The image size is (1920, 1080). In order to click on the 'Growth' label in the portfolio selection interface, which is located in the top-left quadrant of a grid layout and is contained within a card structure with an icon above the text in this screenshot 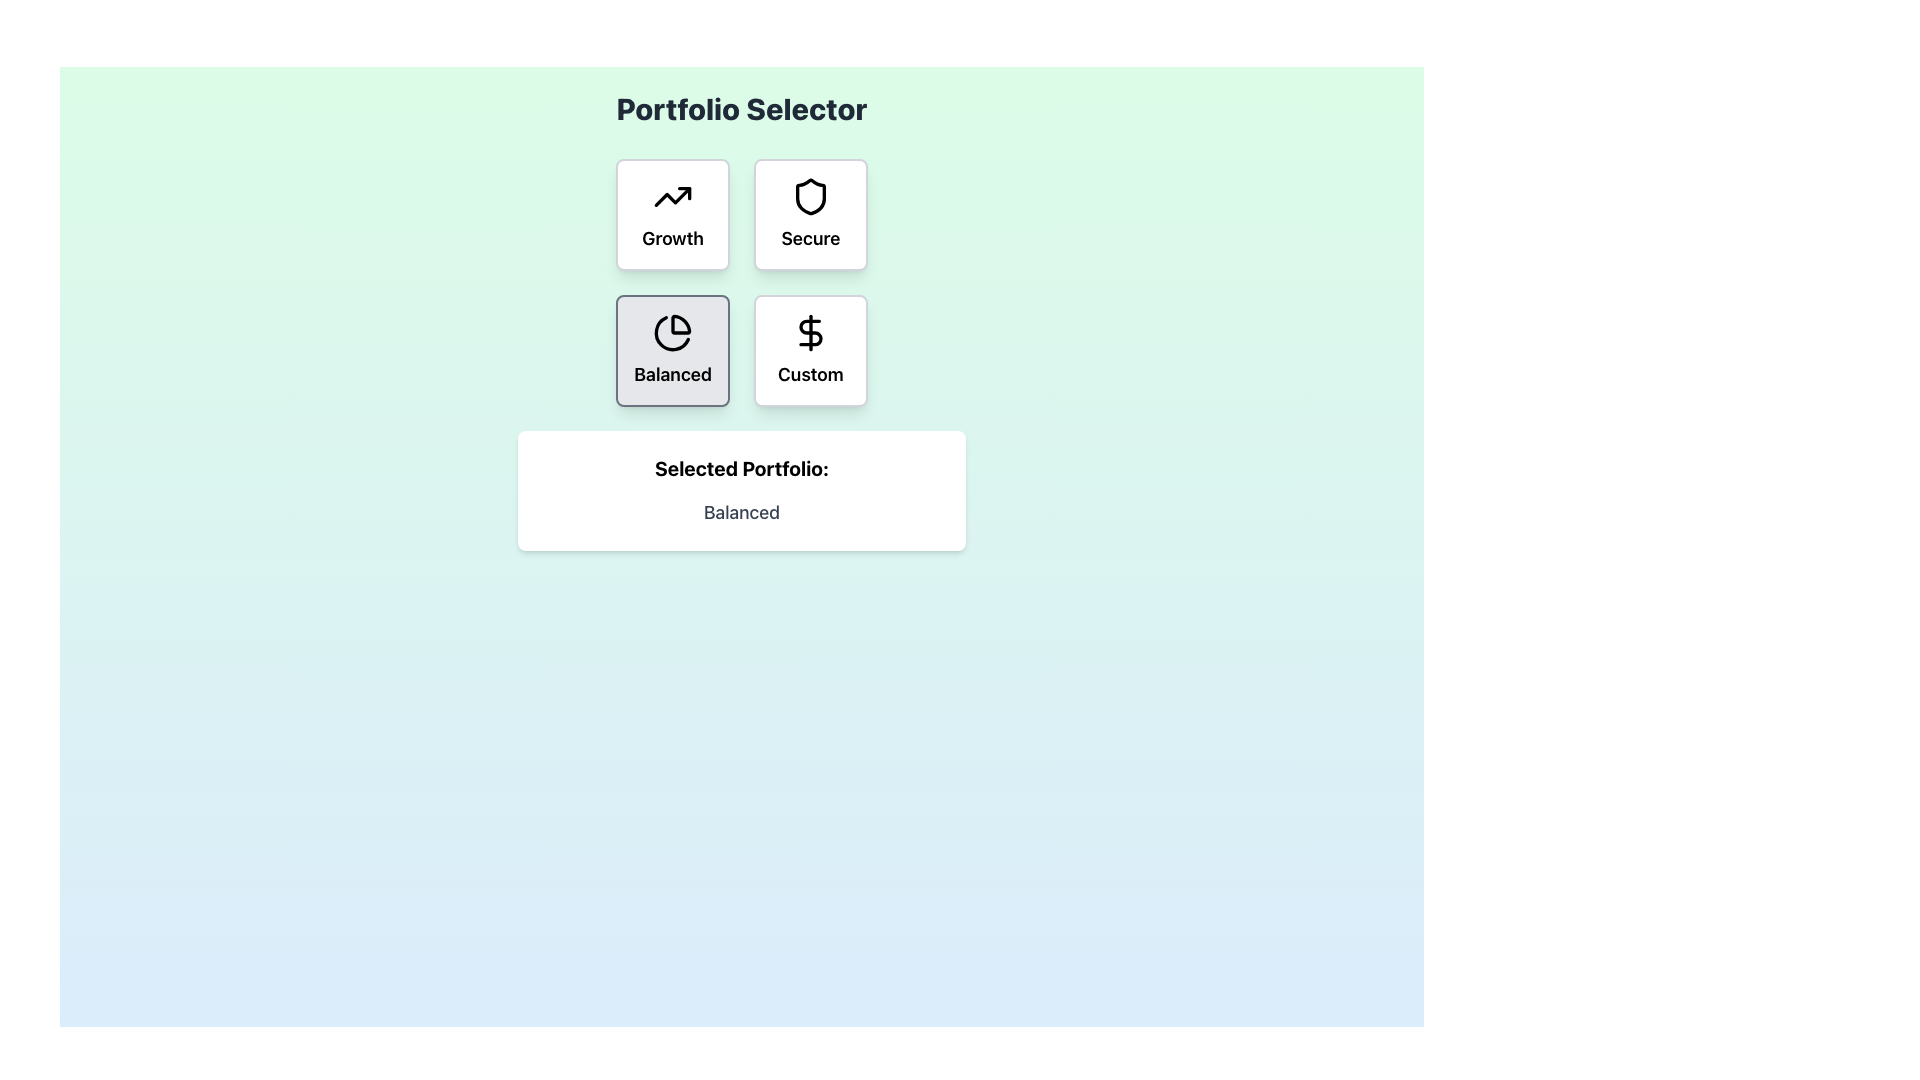, I will do `click(673, 238)`.